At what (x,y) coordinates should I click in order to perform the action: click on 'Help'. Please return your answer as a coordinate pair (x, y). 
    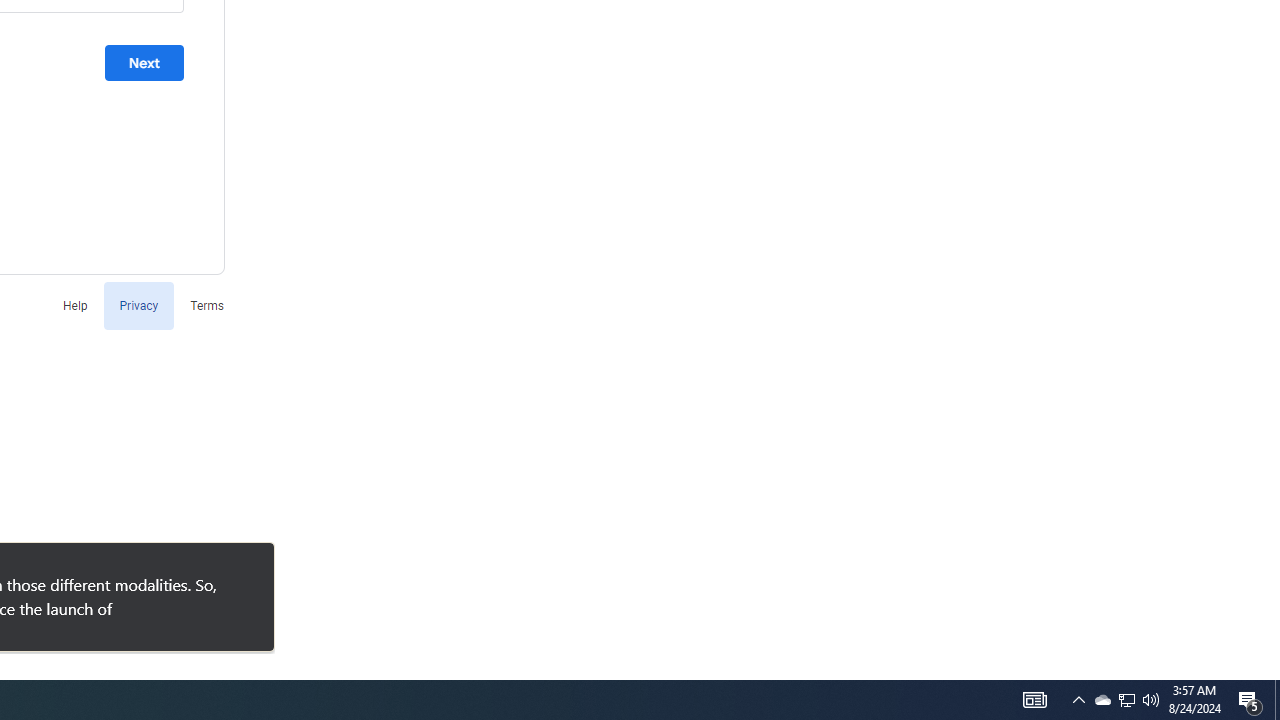
    Looking at the image, I should click on (74, 305).